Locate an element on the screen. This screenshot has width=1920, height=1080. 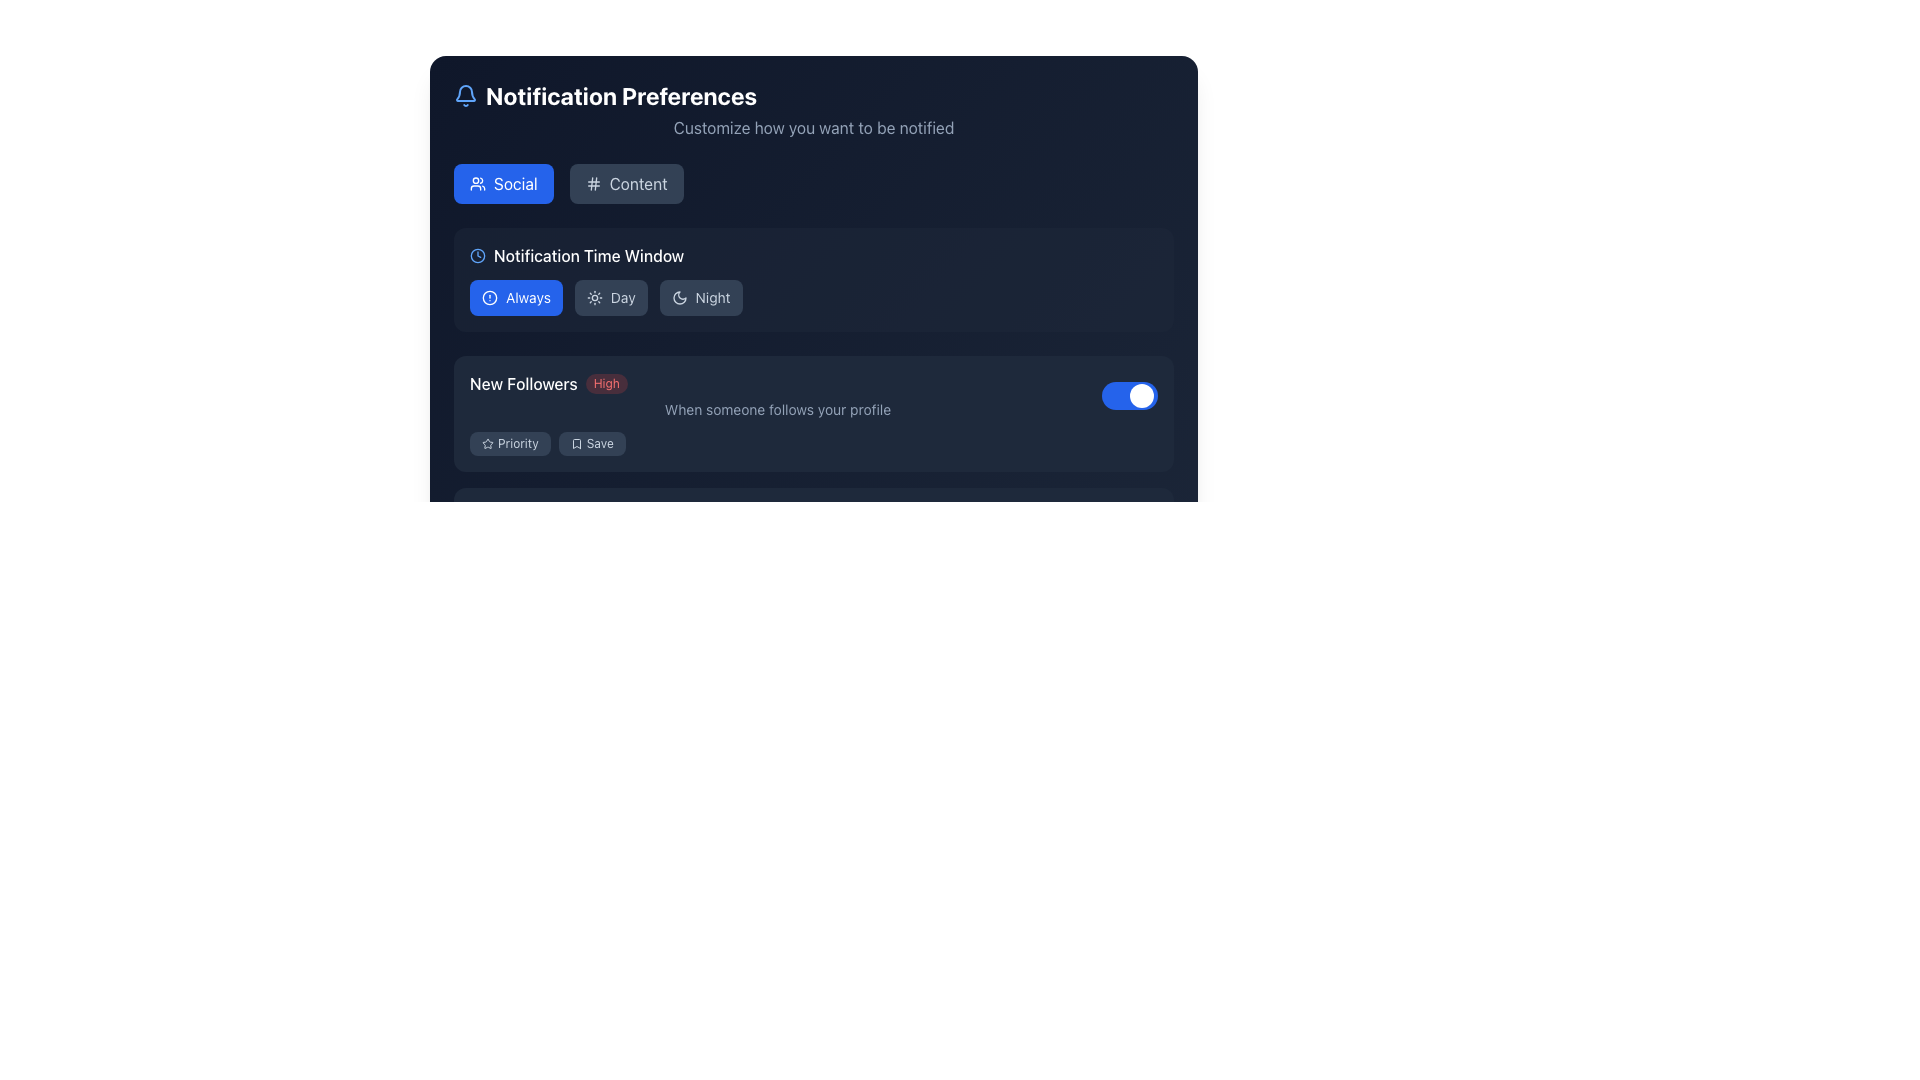
the 'Always' button in the 'Notification Time Window' settings is located at coordinates (516, 297).